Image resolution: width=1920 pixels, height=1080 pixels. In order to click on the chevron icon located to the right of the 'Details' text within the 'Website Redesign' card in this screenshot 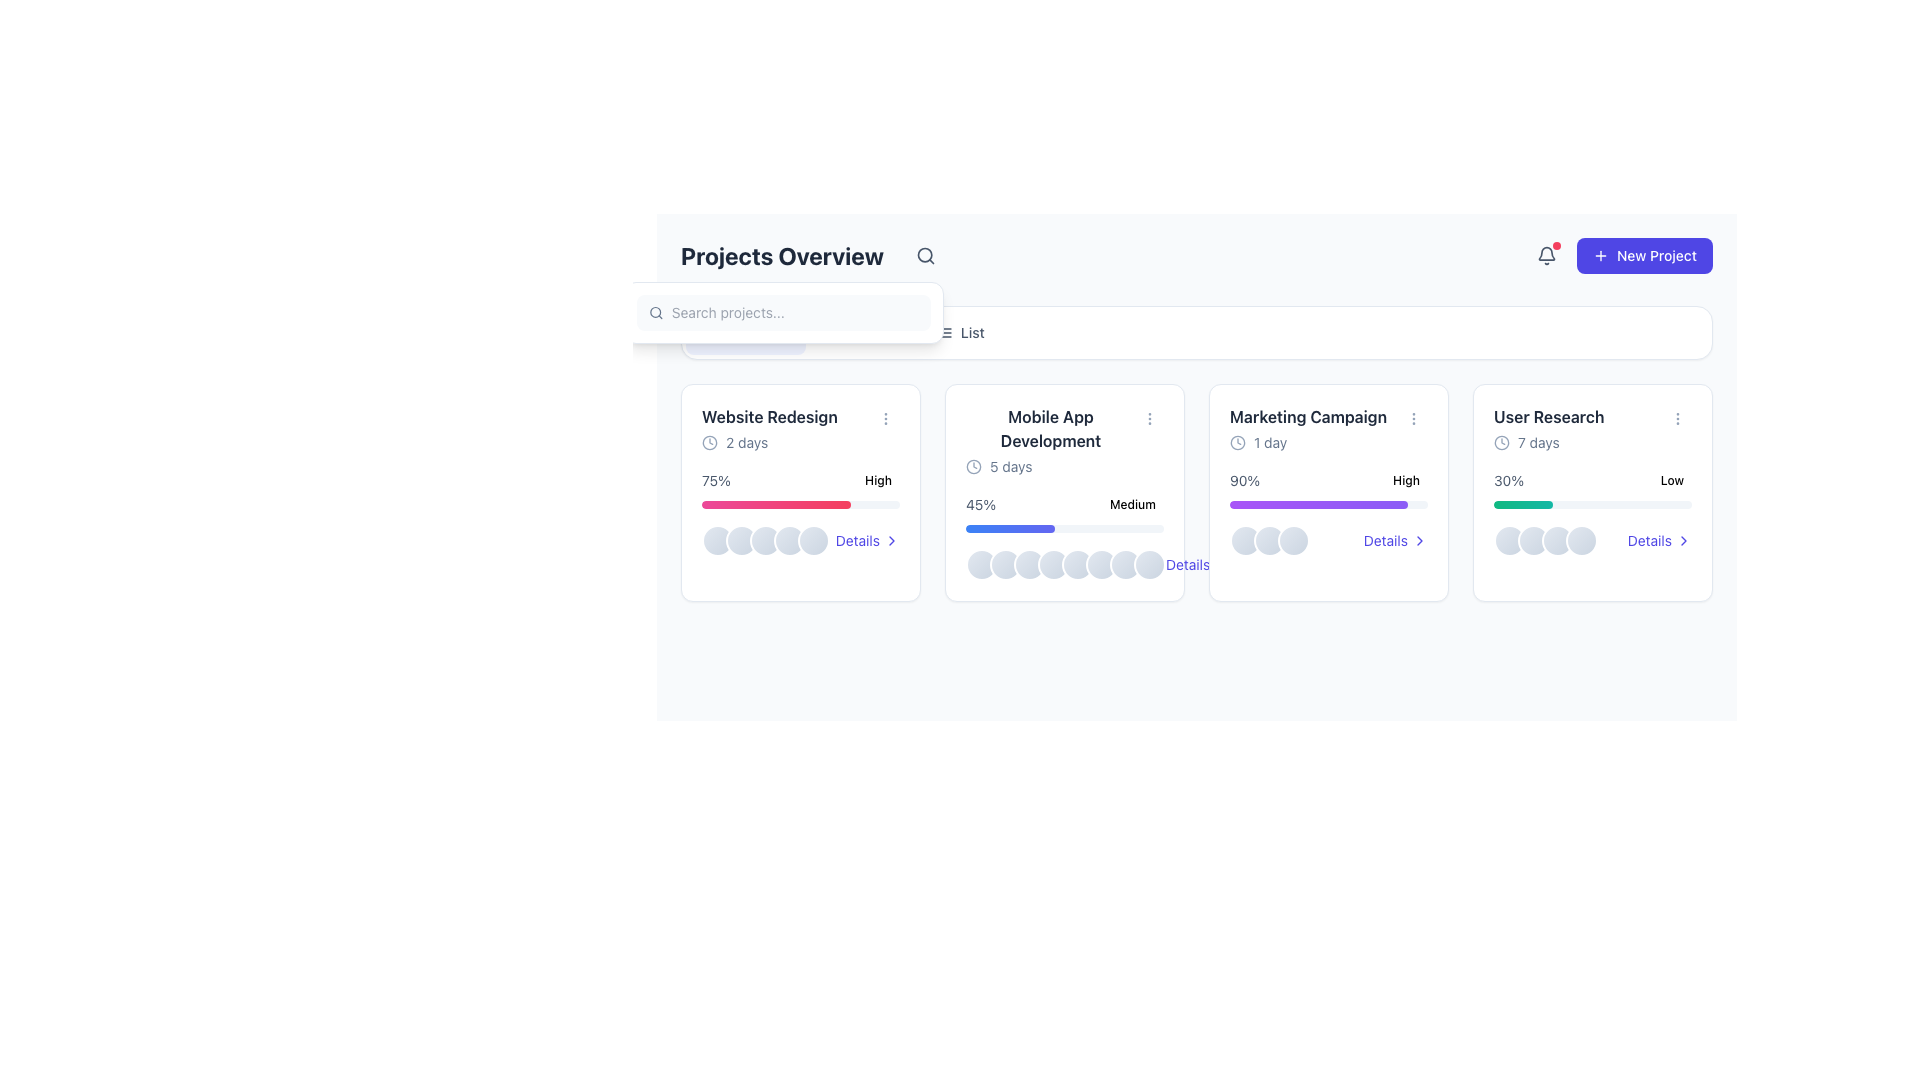, I will do `click(891, 540)`.